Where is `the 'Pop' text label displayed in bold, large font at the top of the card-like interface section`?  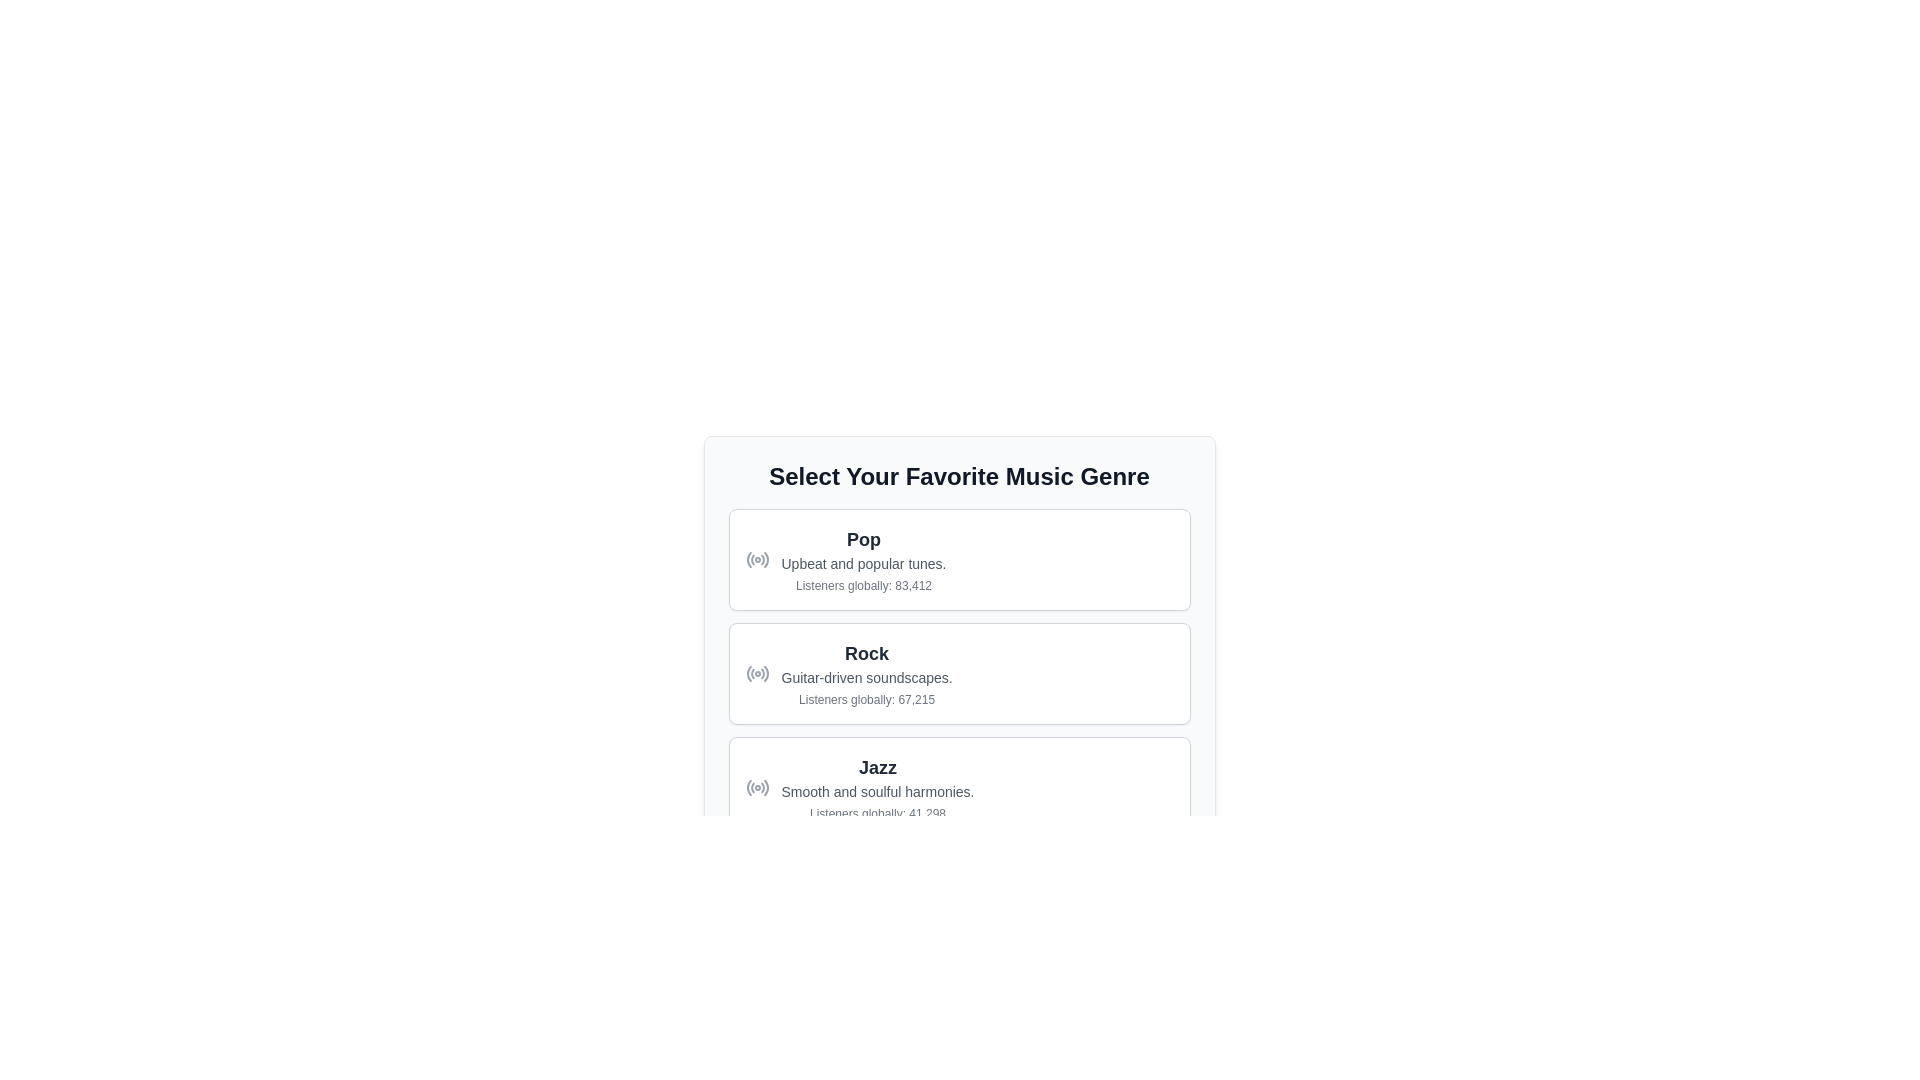
the 'Pop' text label displayed in bold, large font at the top of the card-like interface section is located at coordinates (864, 540).